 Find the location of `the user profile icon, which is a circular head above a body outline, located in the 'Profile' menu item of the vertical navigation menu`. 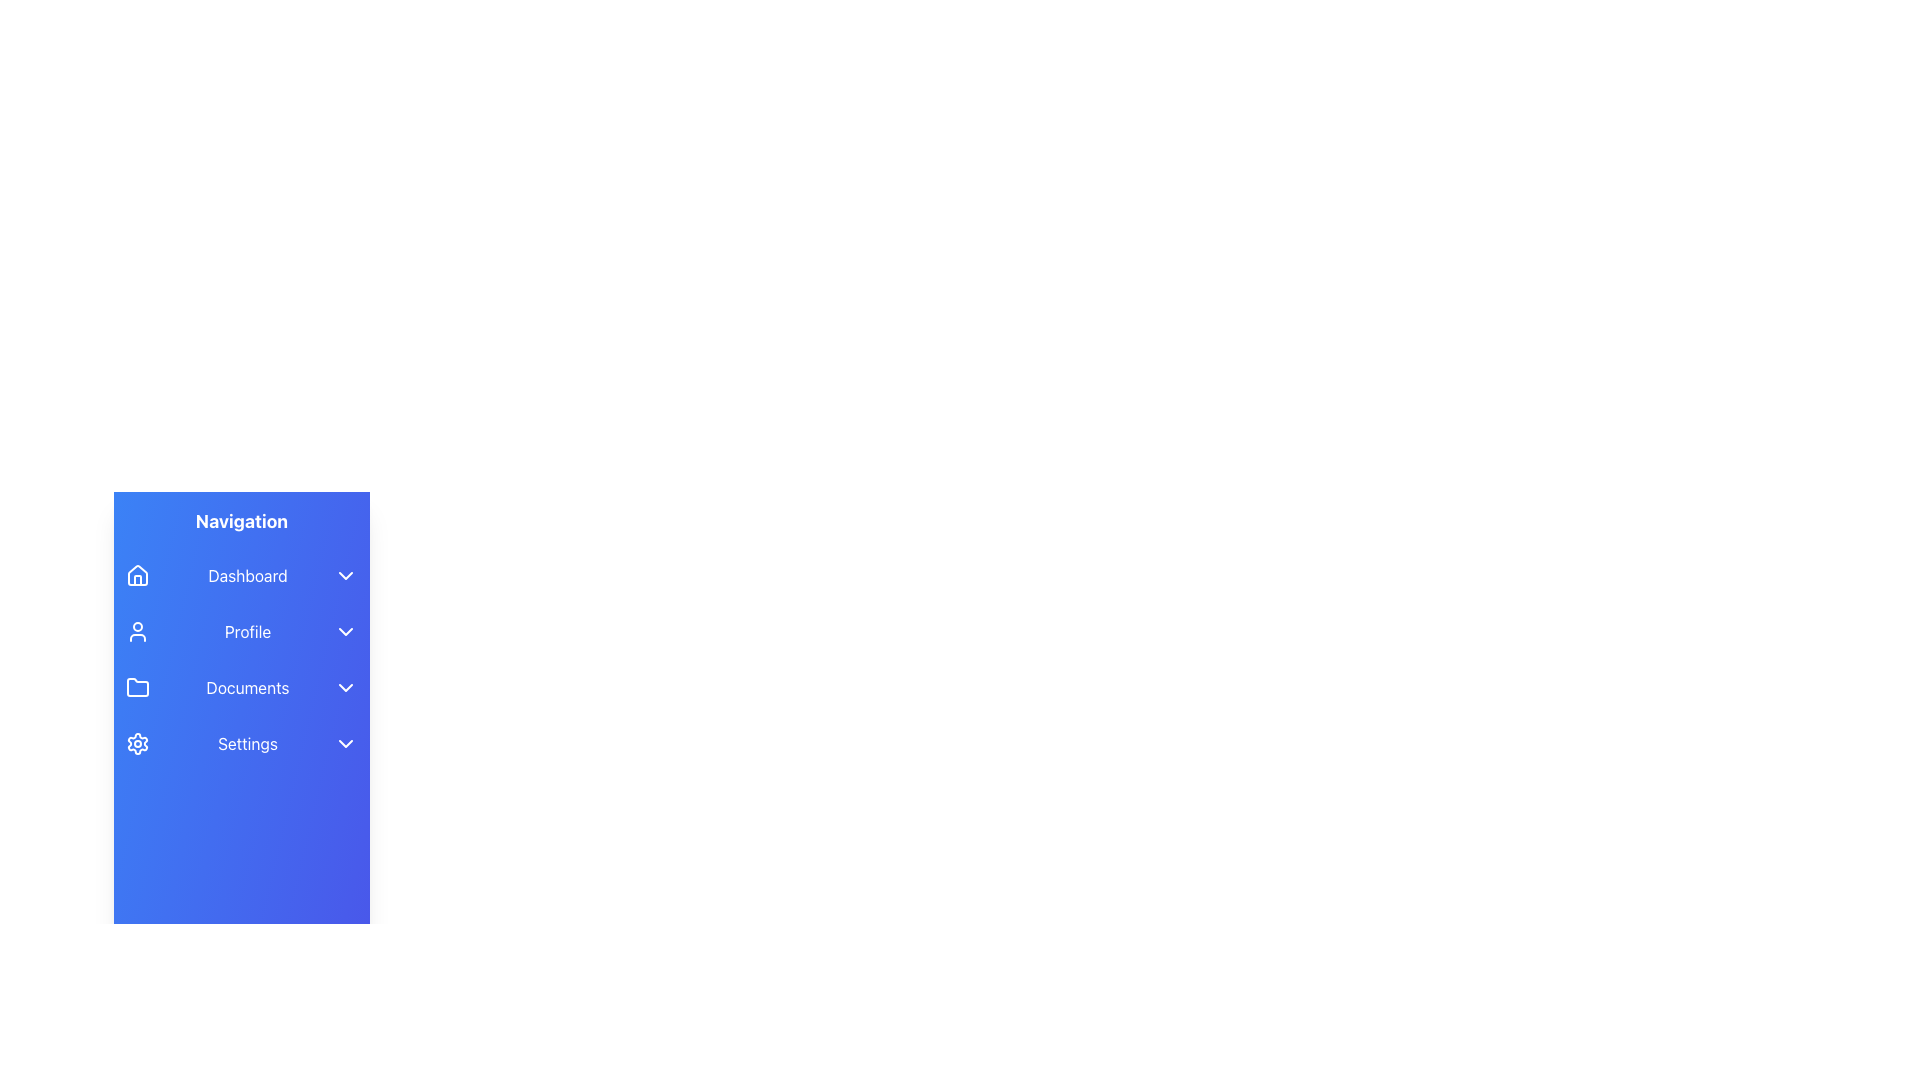

the user profile icon, which is a circular head above a body outline, located in the 'Profile' menu item of the vertical navigation menu is located at coordinates (137, 632).